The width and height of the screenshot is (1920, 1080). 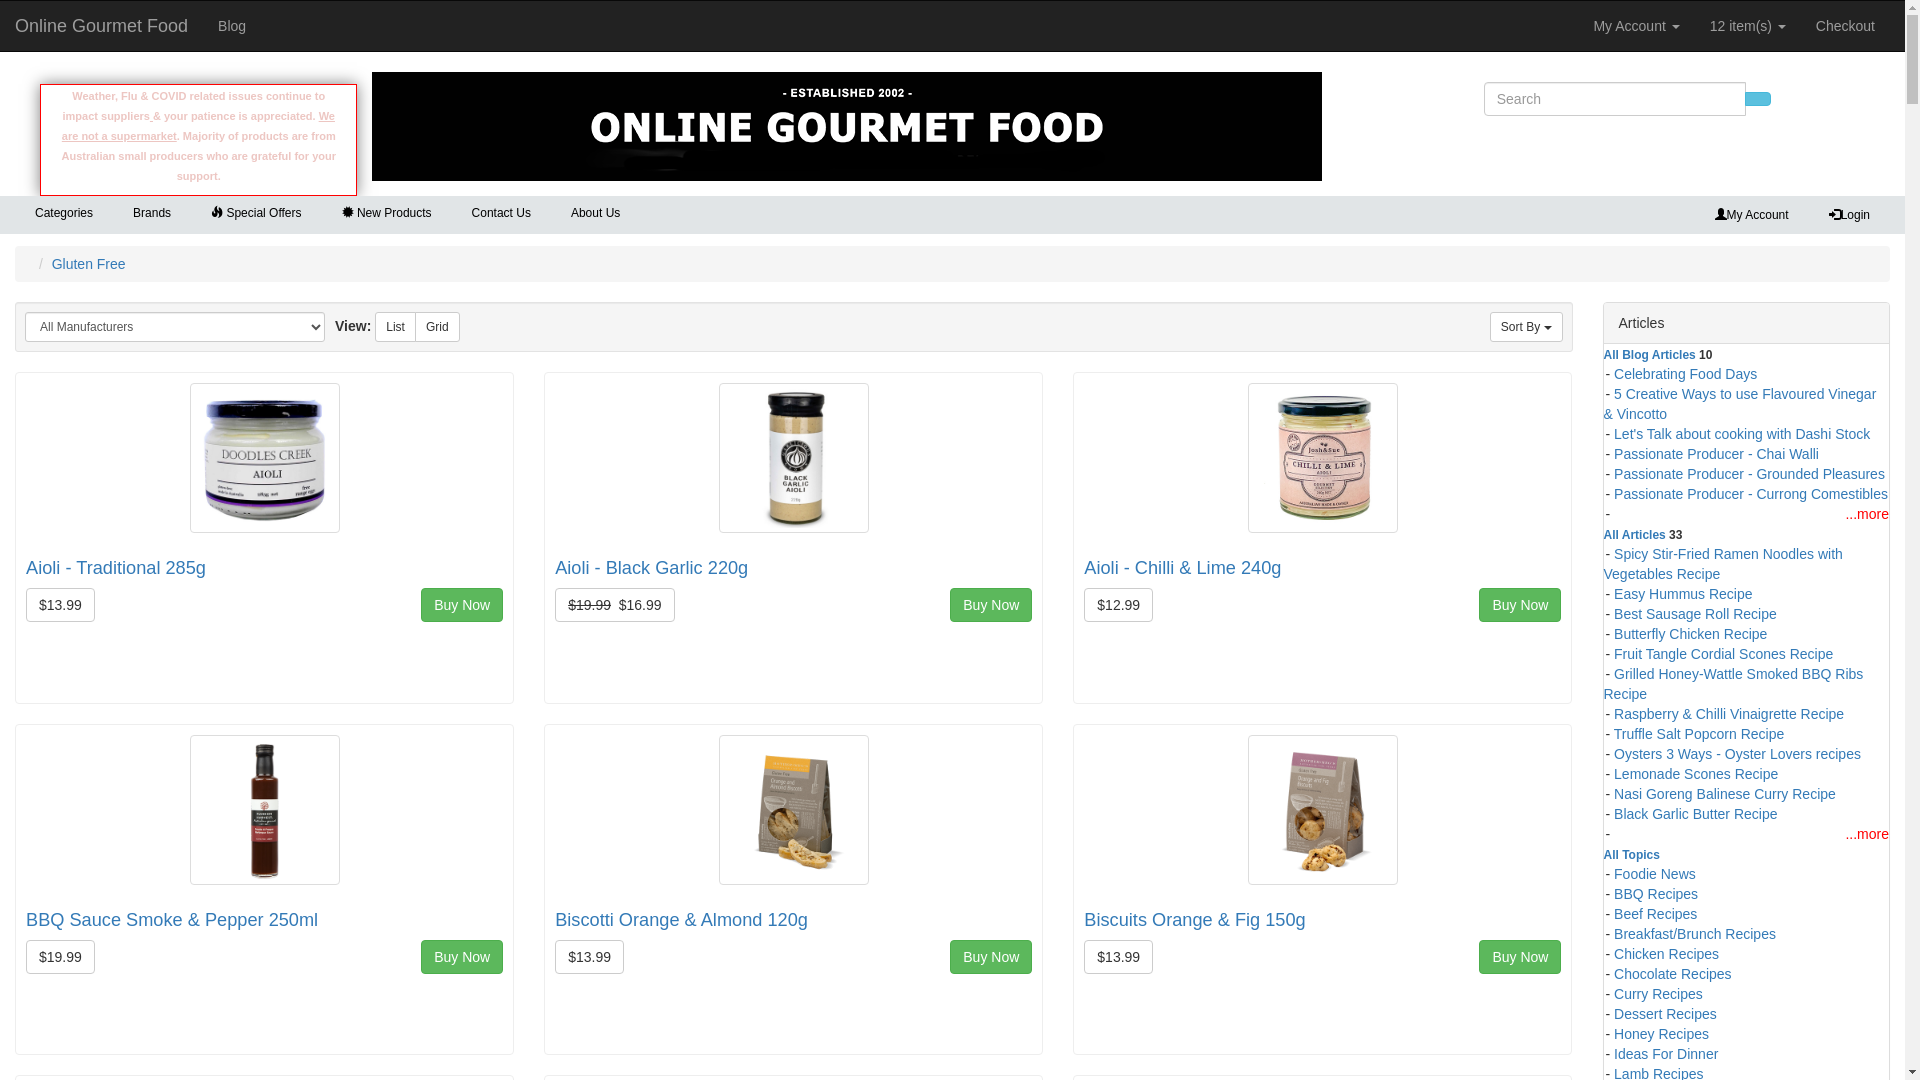 I want to click on 'Login', so click(x=1848, y=215).